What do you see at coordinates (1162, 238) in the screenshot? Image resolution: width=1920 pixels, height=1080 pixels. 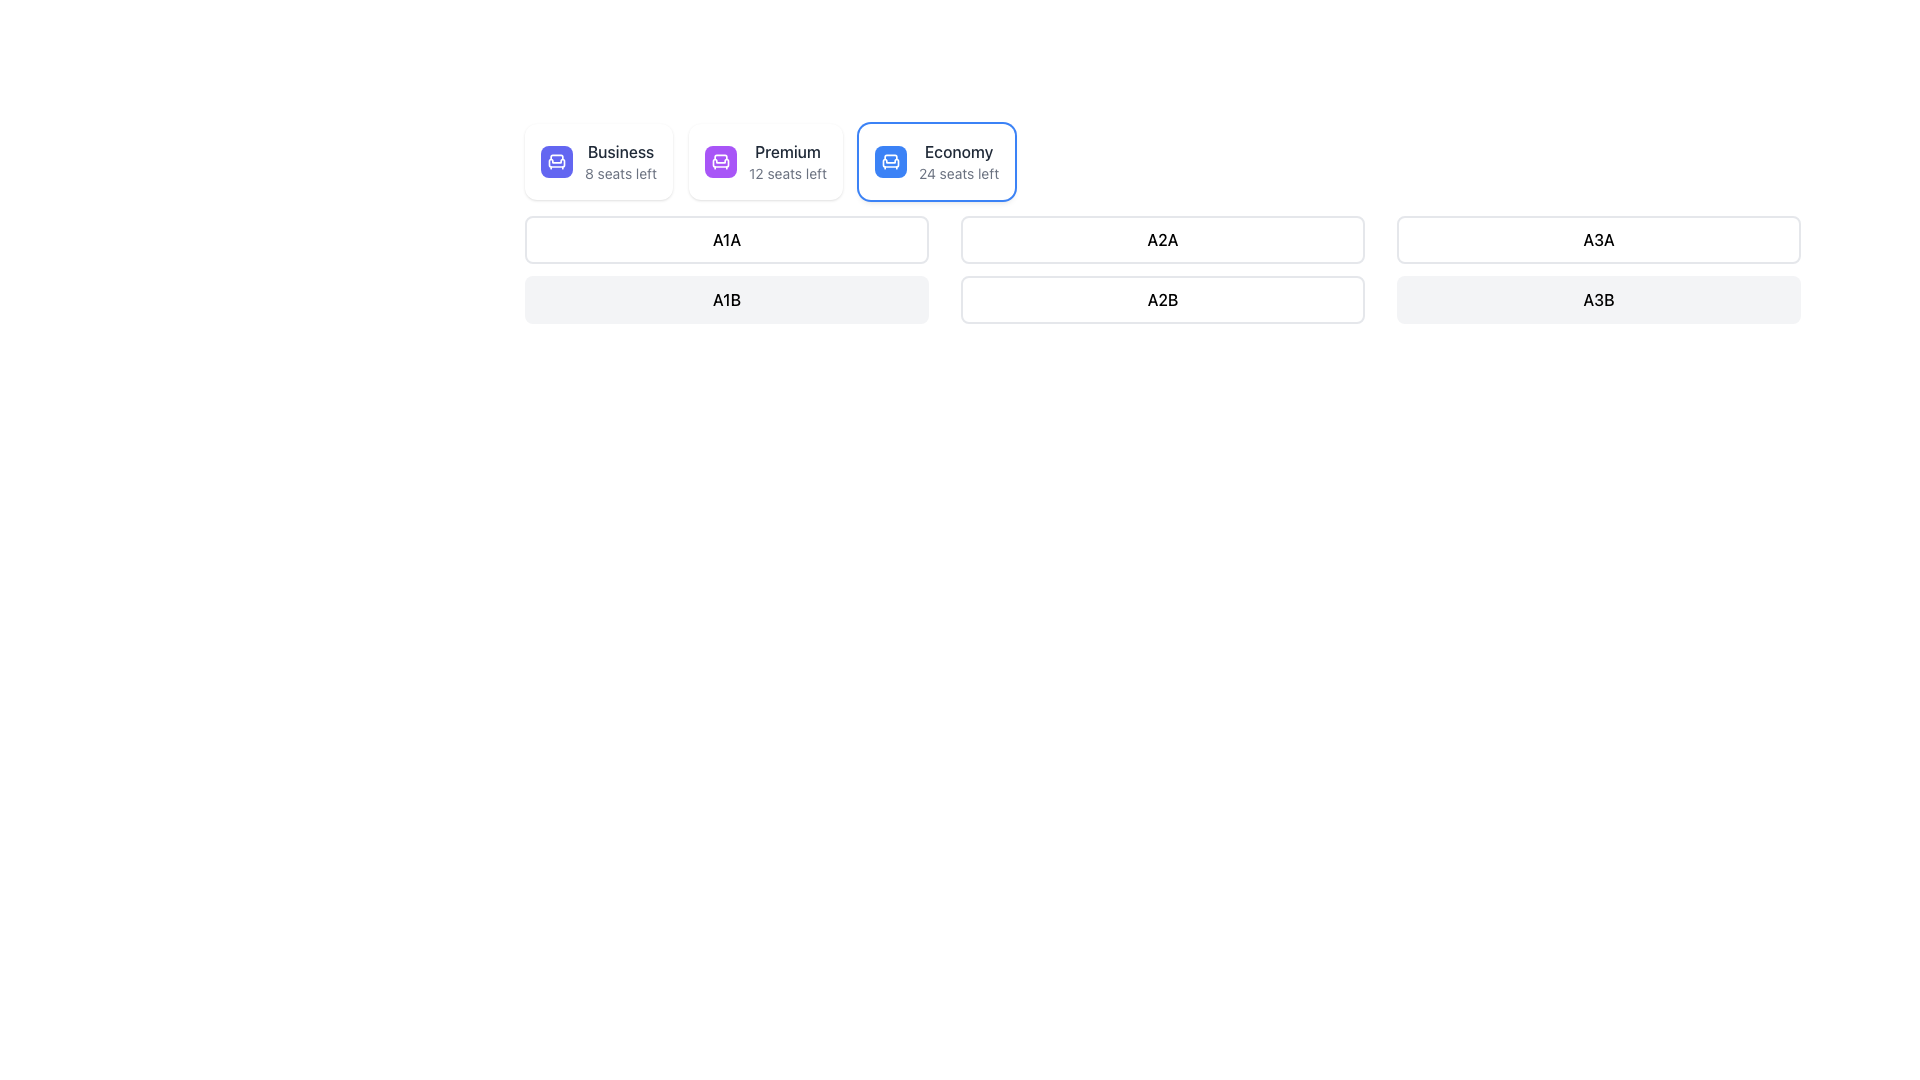 I see `the interactive button labeled 'A2A', which is positioned in the top row to the right of the button labeled 'A1A'` at bounding box center [1162, 238].